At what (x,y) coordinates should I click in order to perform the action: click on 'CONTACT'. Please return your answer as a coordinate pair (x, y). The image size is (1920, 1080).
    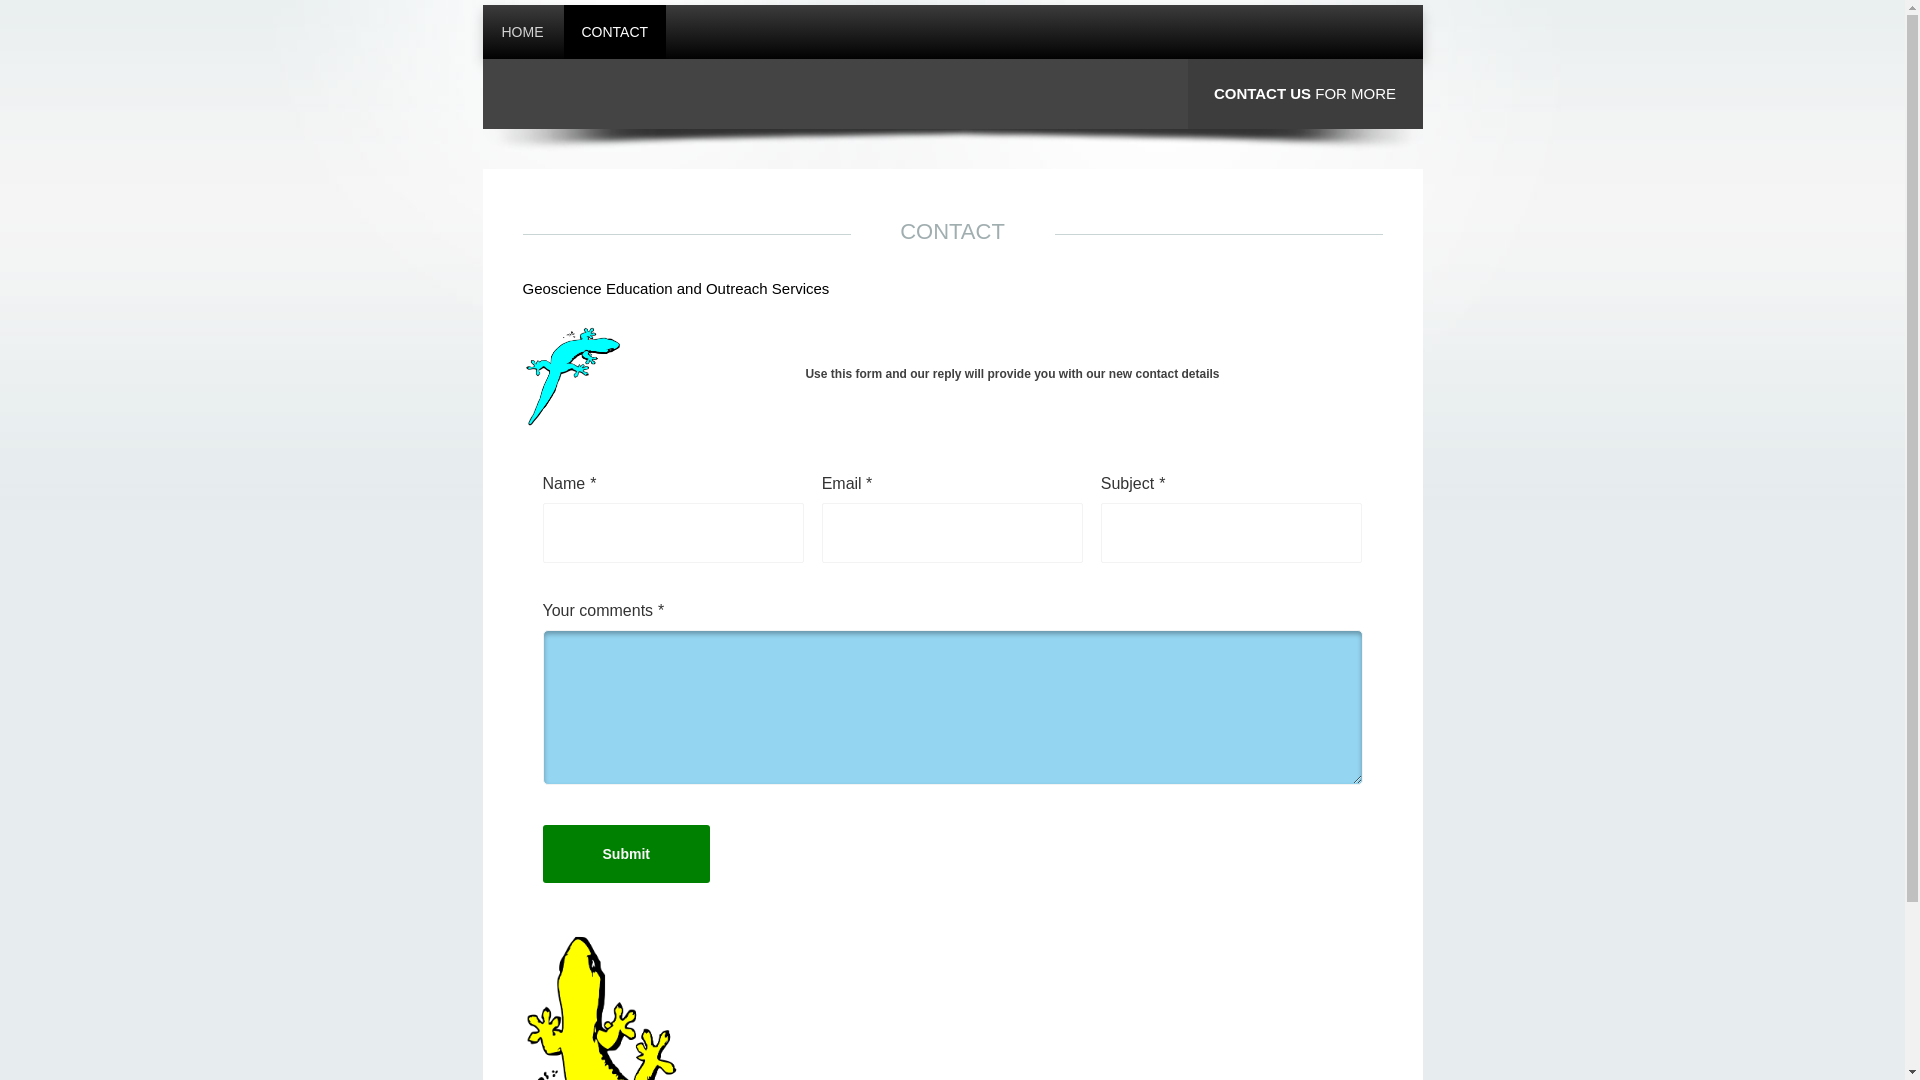
    Looking at the image, I should click on (563, 31).